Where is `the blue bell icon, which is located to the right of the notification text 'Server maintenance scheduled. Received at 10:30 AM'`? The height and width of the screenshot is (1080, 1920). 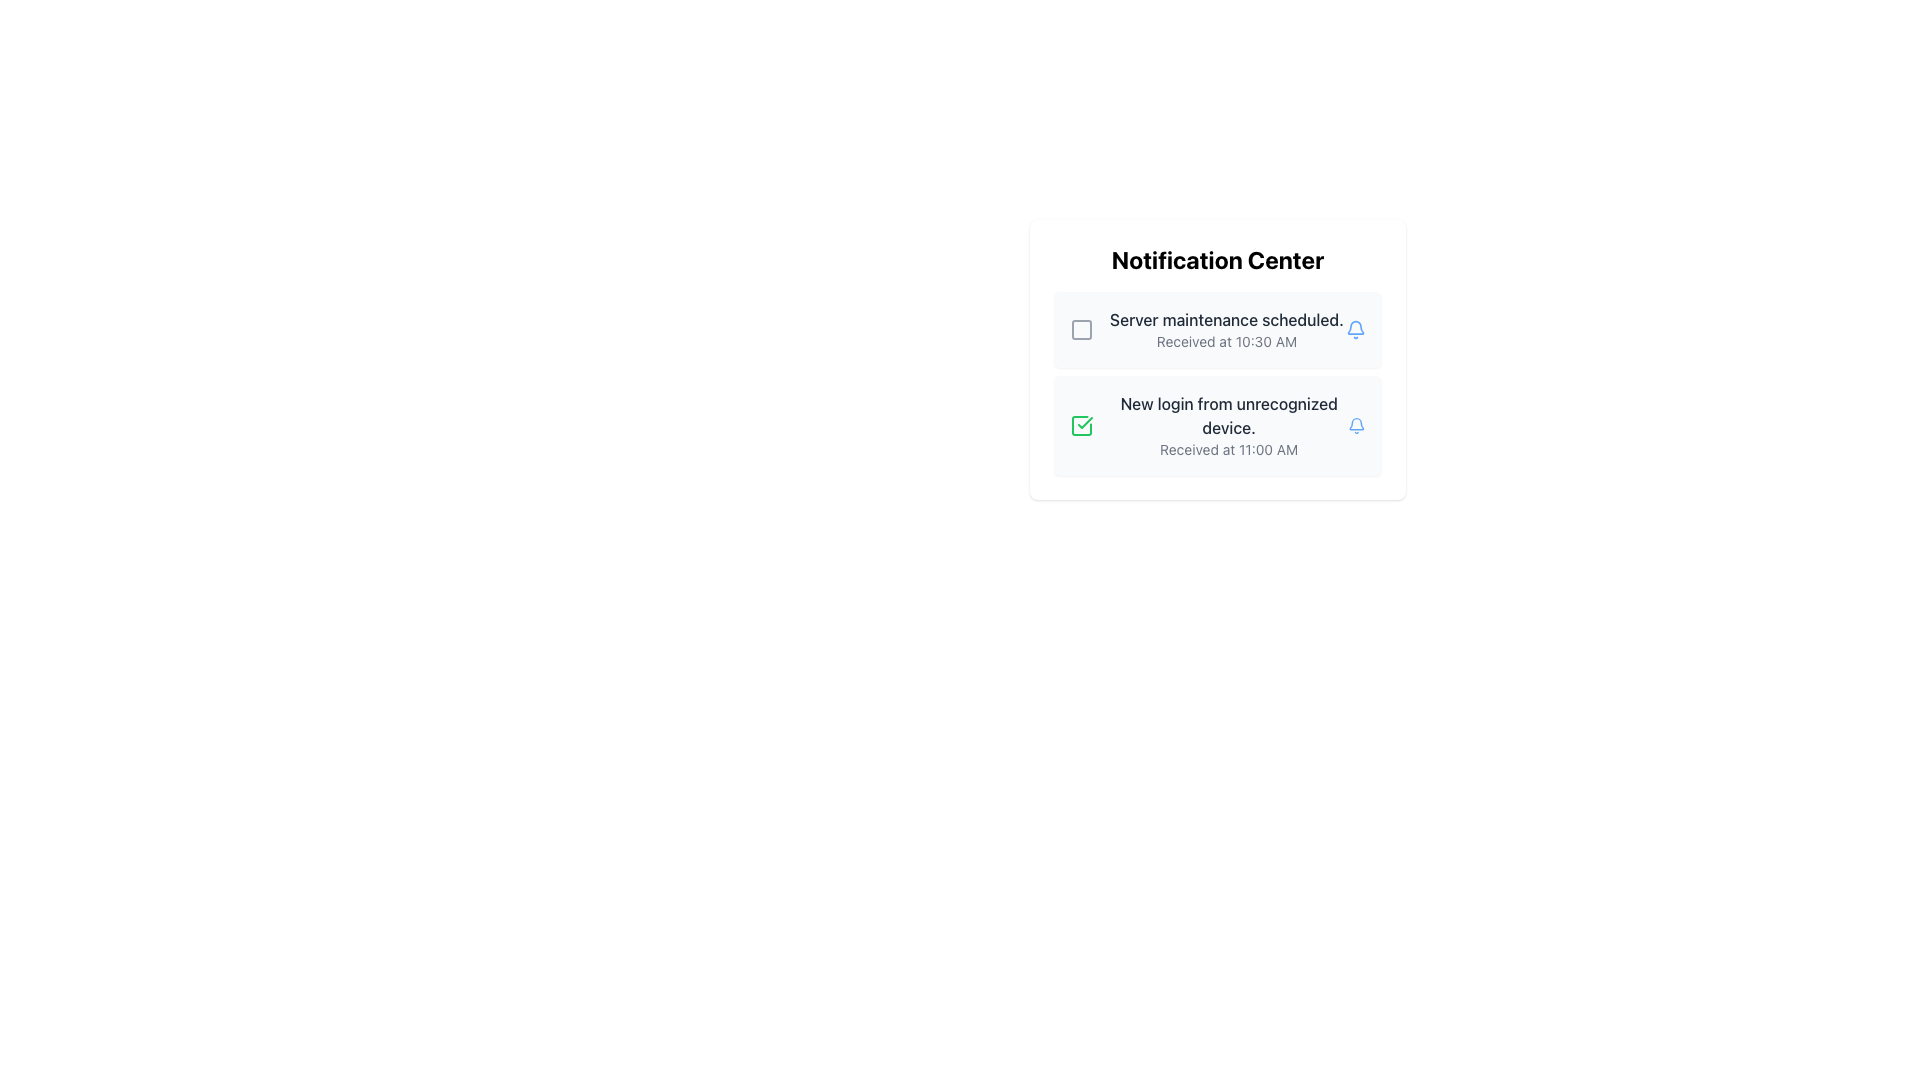
the blue bell icon, which is located to the right of the notification text 'Server maintenance scheduled. Received at 10:30 AM' is located at coordinates (1356, 329).